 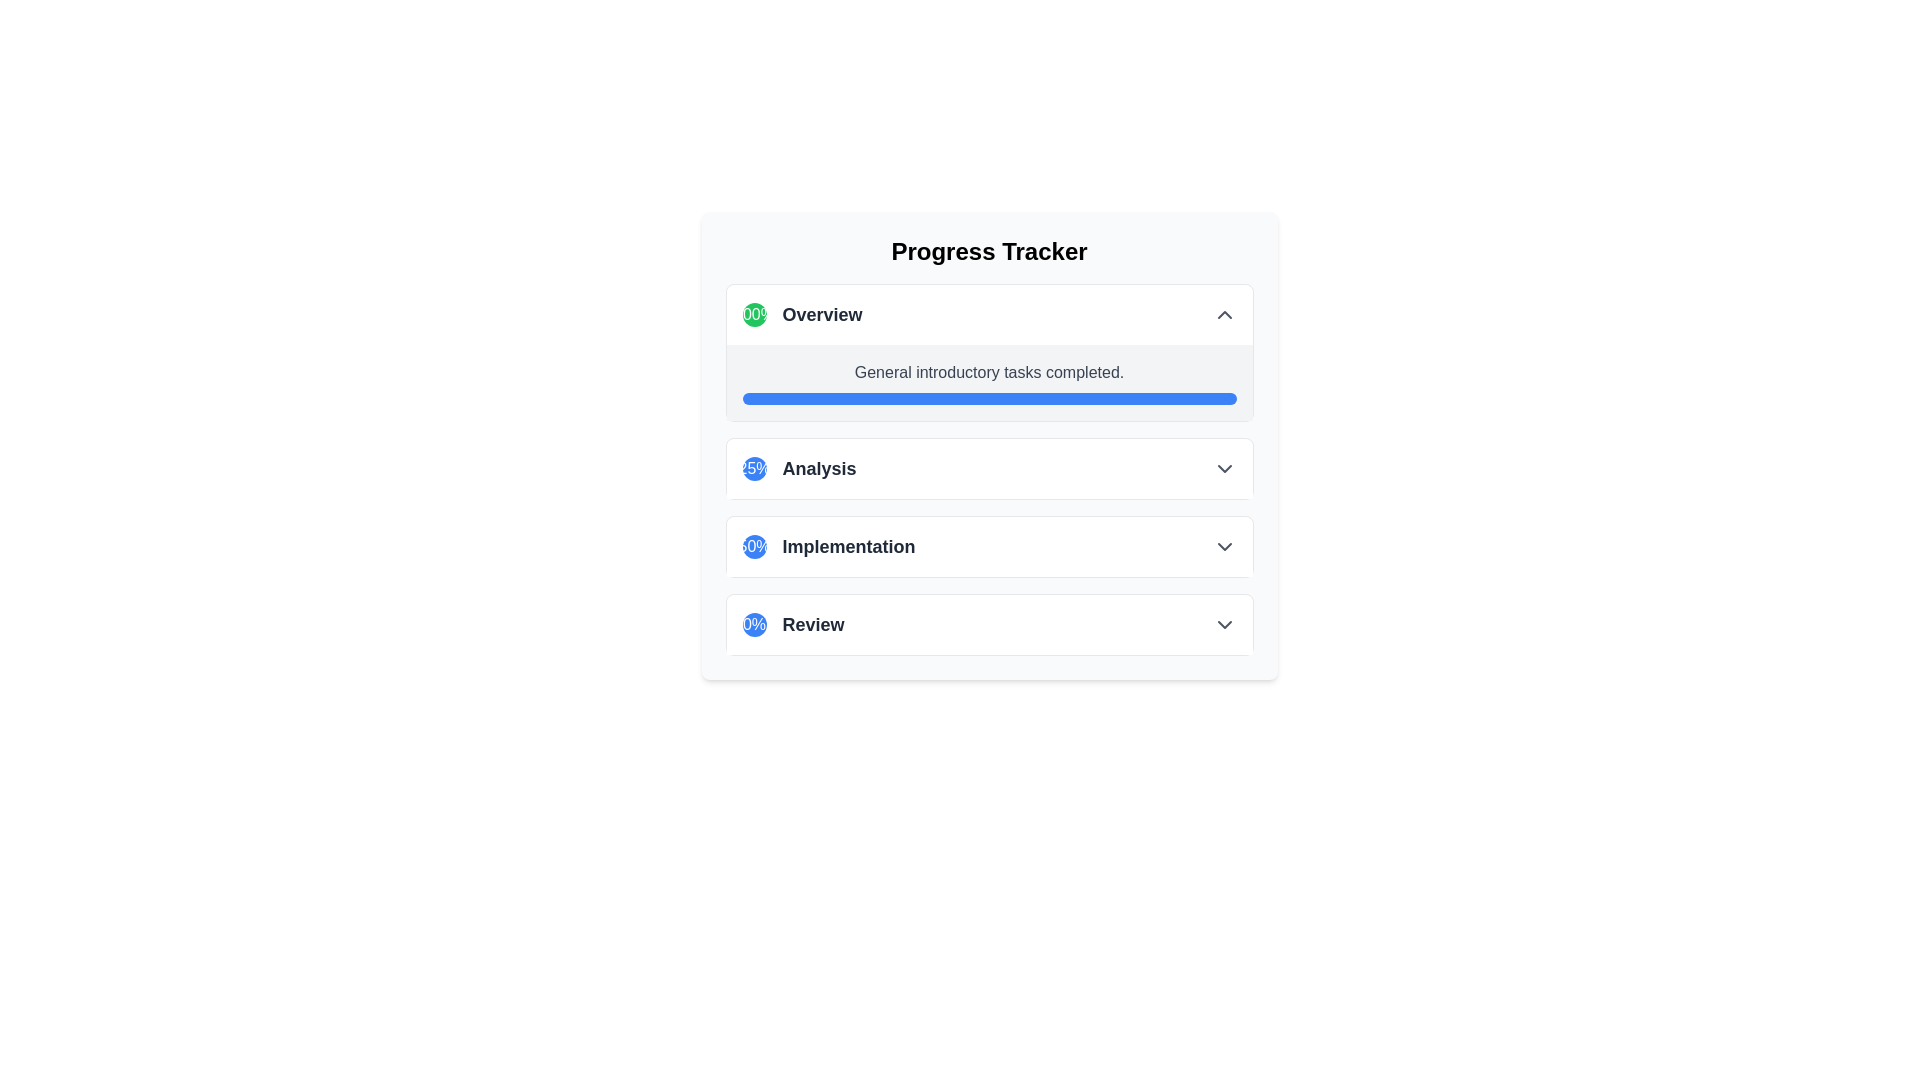 What do you see at coordinates (1223, 315) in the screenshot?
I see `the upward chevron icon in the header of the 'Overview' section for keyboard navigation` at bounding box center [1223, 315].